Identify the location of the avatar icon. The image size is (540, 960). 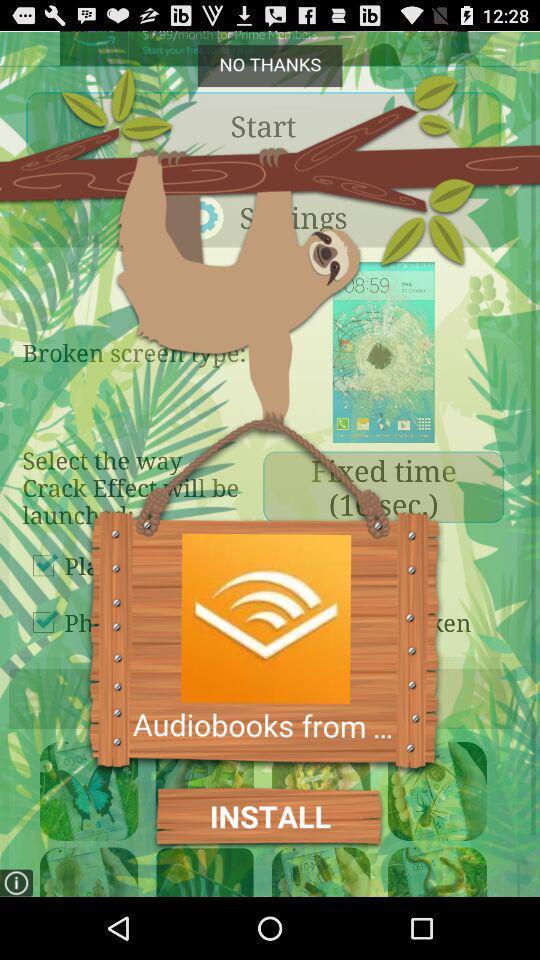
(88, 933).